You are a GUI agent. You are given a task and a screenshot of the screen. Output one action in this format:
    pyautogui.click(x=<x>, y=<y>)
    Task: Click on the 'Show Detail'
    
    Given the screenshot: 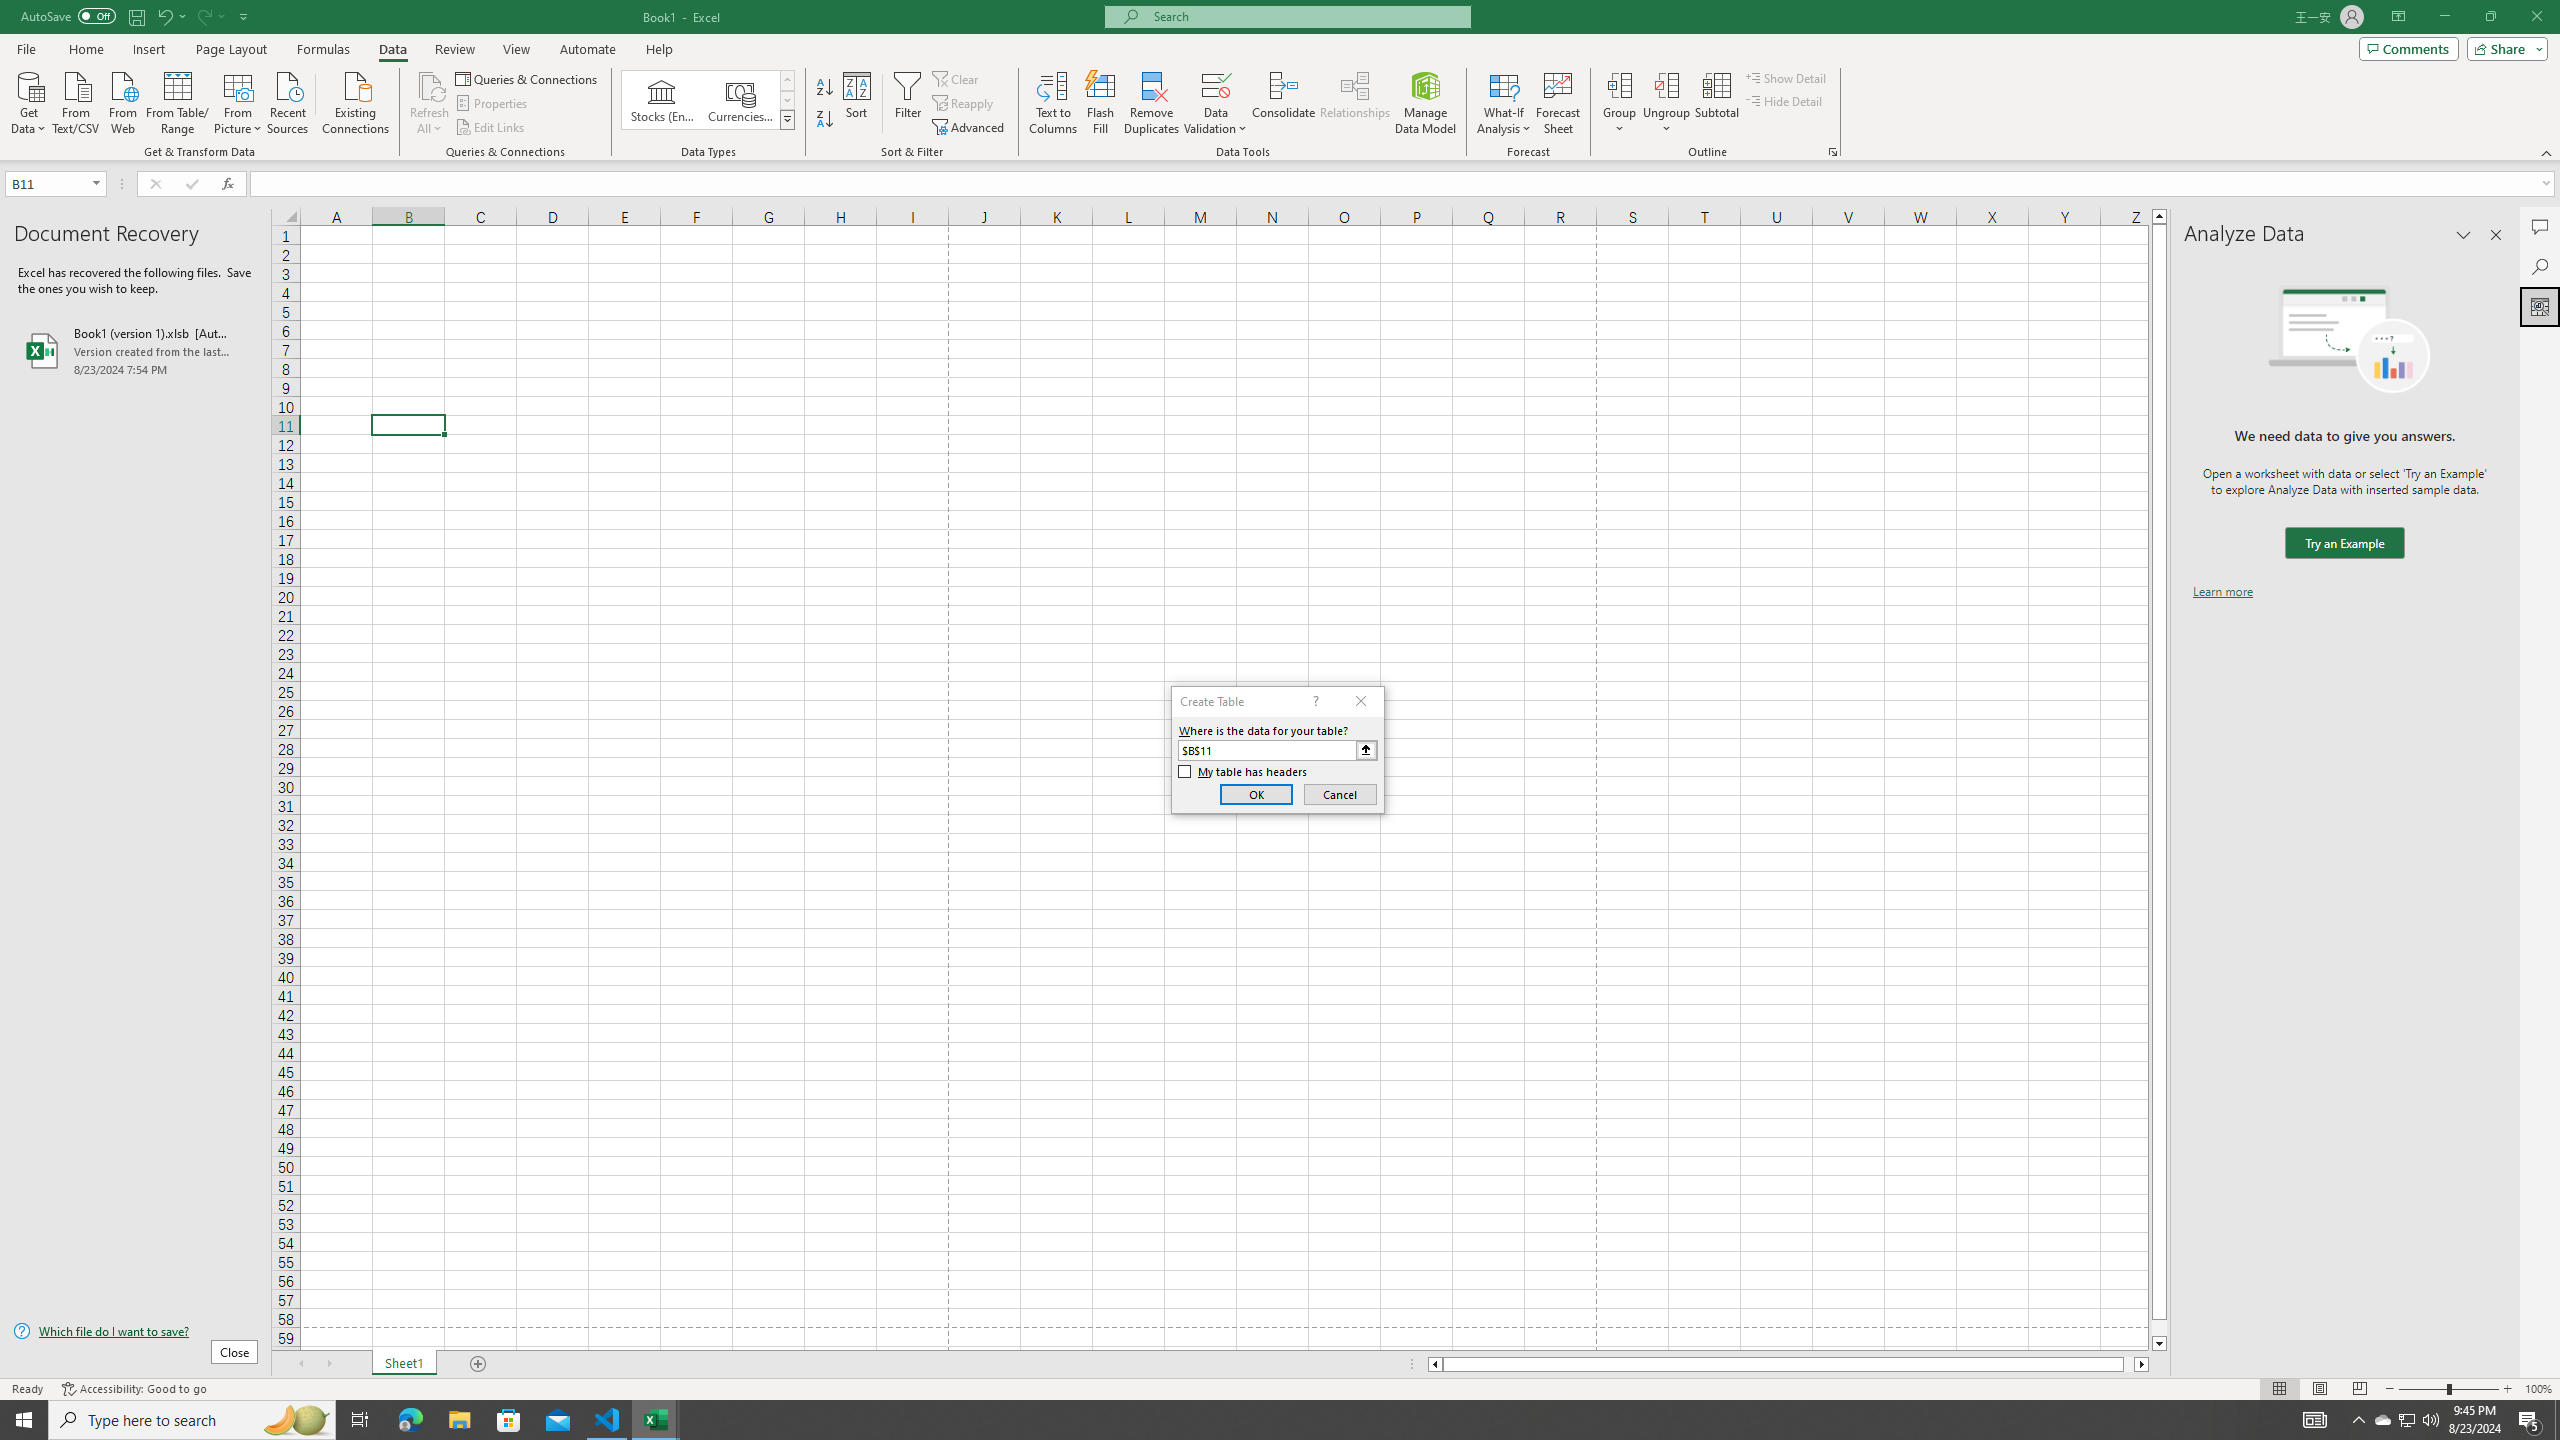 What is the action you would take?
    pyautogui.click(x=1785, y=77)
    